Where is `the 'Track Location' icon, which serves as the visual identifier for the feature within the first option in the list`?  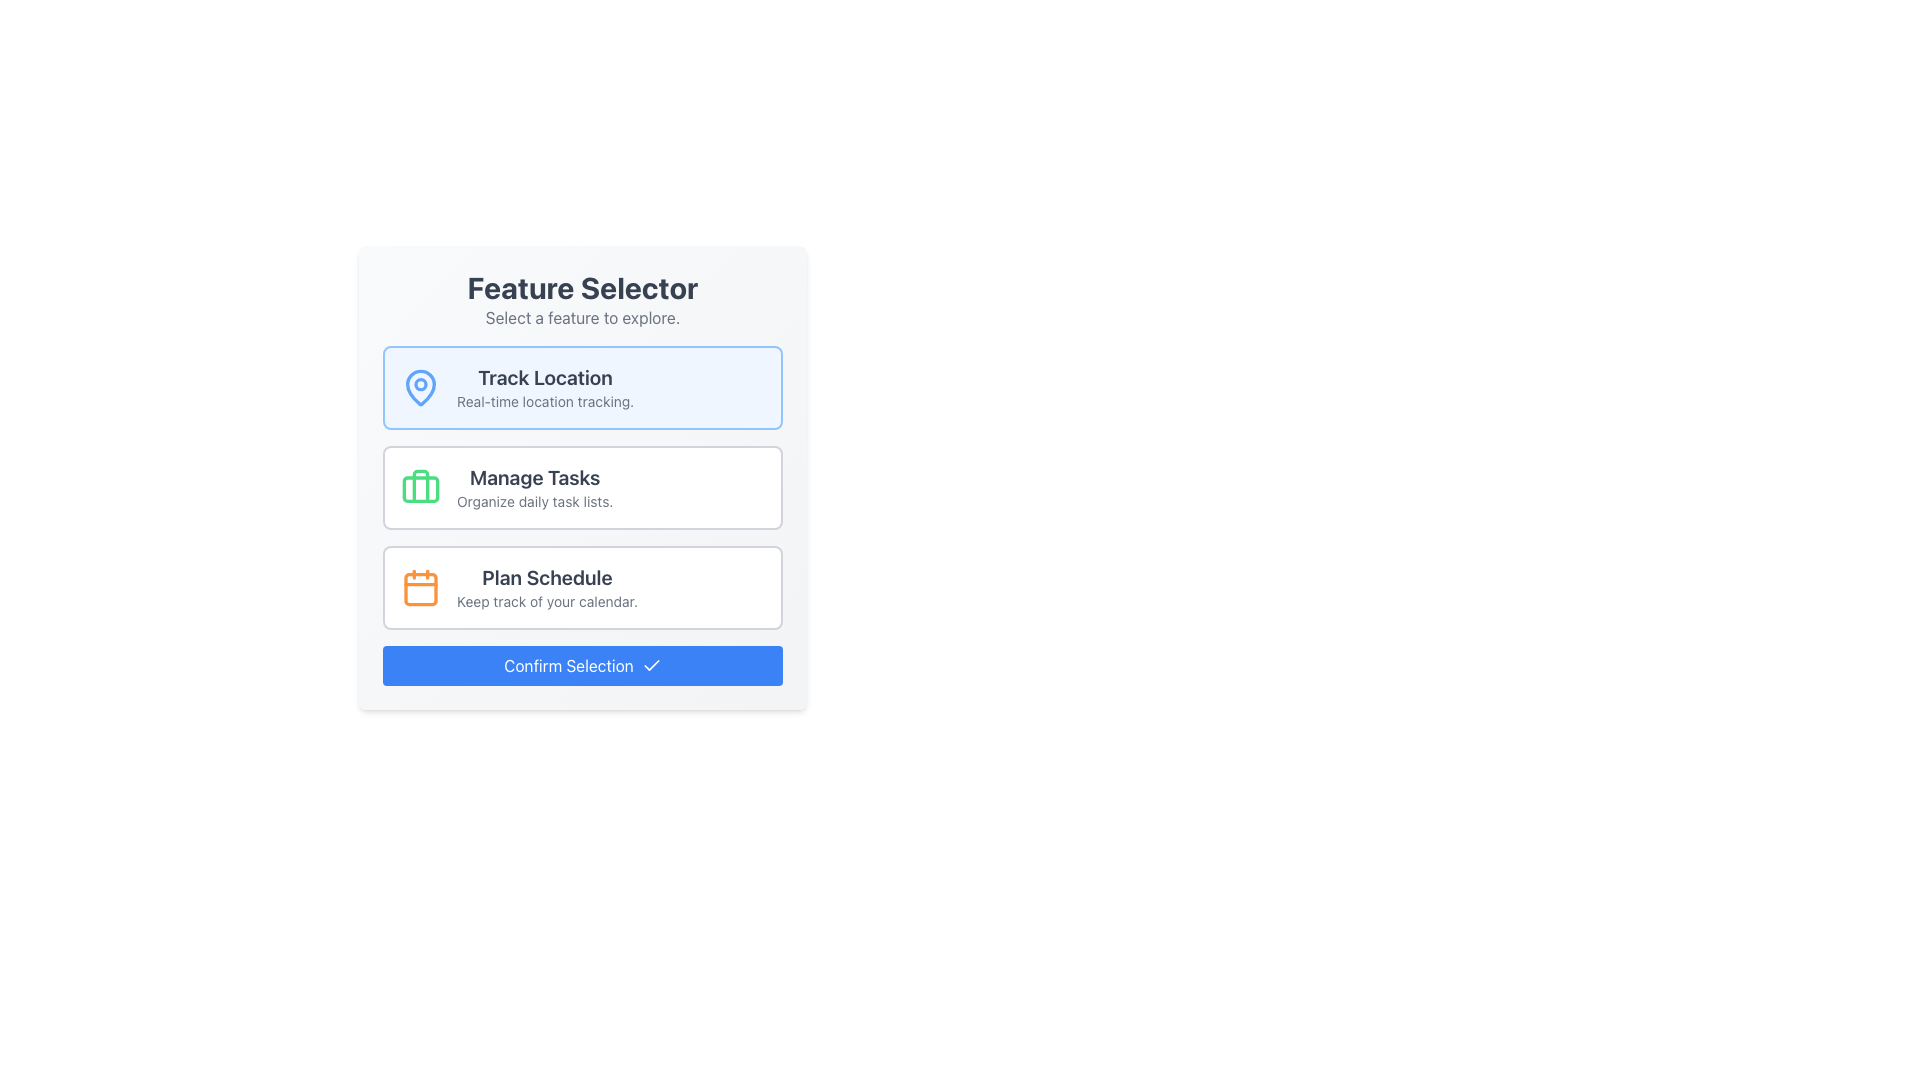
the 'Track Location' icon, which serves as the visual identifier for the feature within the first option in the list is located at coordinates (420, 386).